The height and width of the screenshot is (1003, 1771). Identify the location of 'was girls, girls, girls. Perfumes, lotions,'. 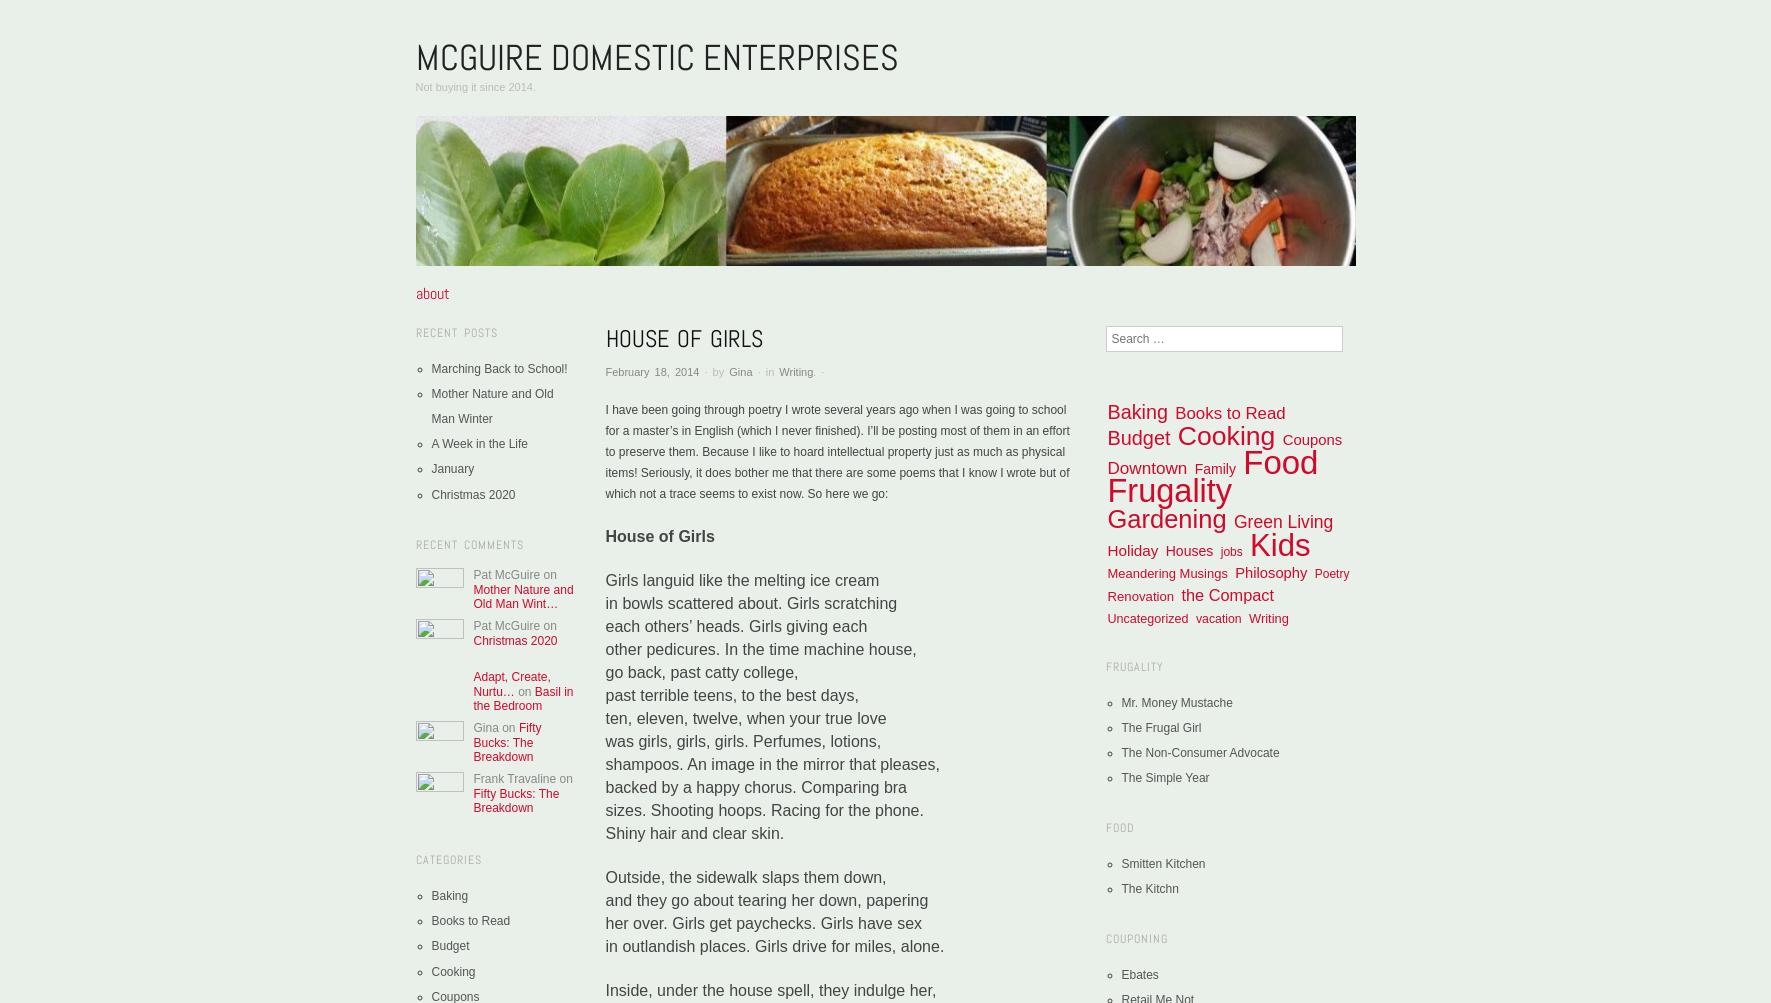
(742, 740).